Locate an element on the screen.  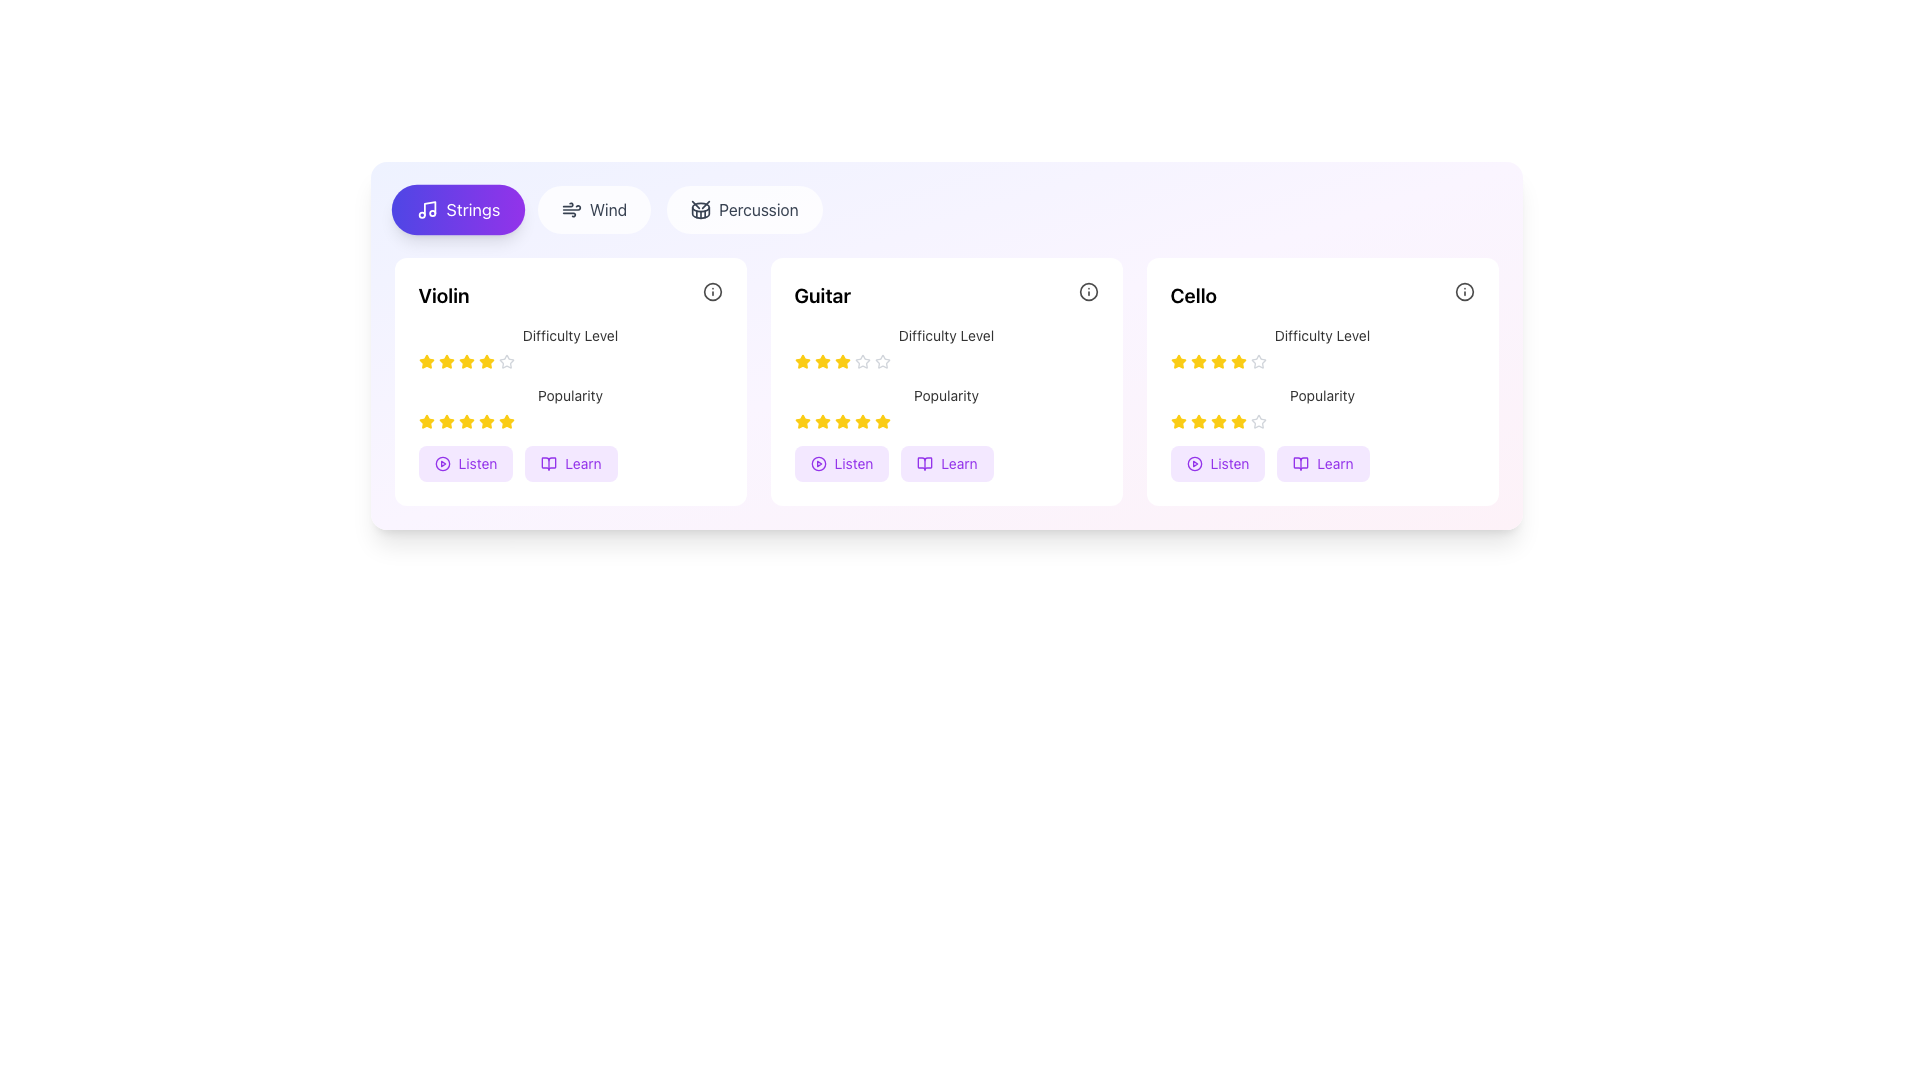
the stars in the Rating component located in the 'Cello' card, which is positioned below the 'Difficulty Level' rating row is located at coordinates (1322, 407).